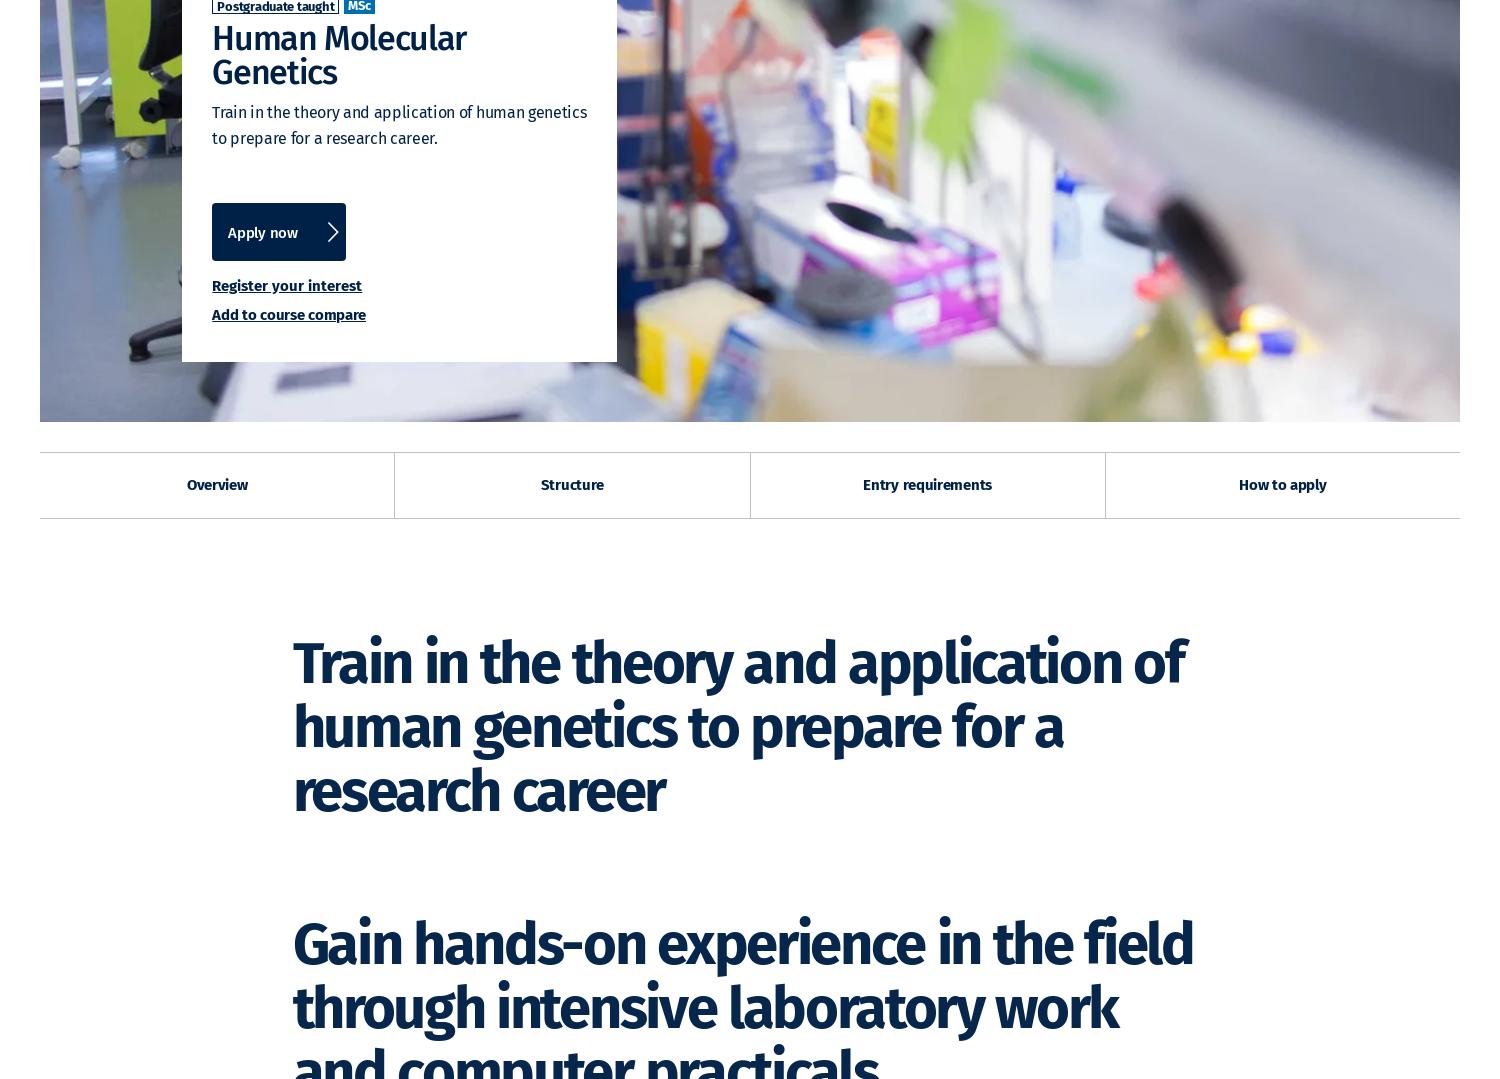 The height and width of the screenshot is (1079, 1500). What do you see at coordinates (1282, 484) in the screenshot?
I see `'How to apply'` at bounding box center [1282, 484].